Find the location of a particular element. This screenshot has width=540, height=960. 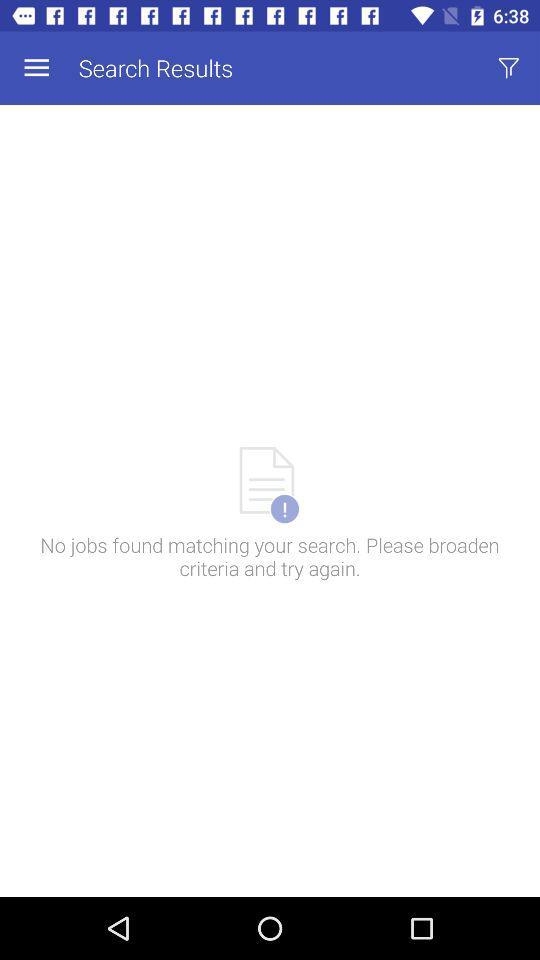

the icon above the no jobs found is located at coordinates (508, 68).